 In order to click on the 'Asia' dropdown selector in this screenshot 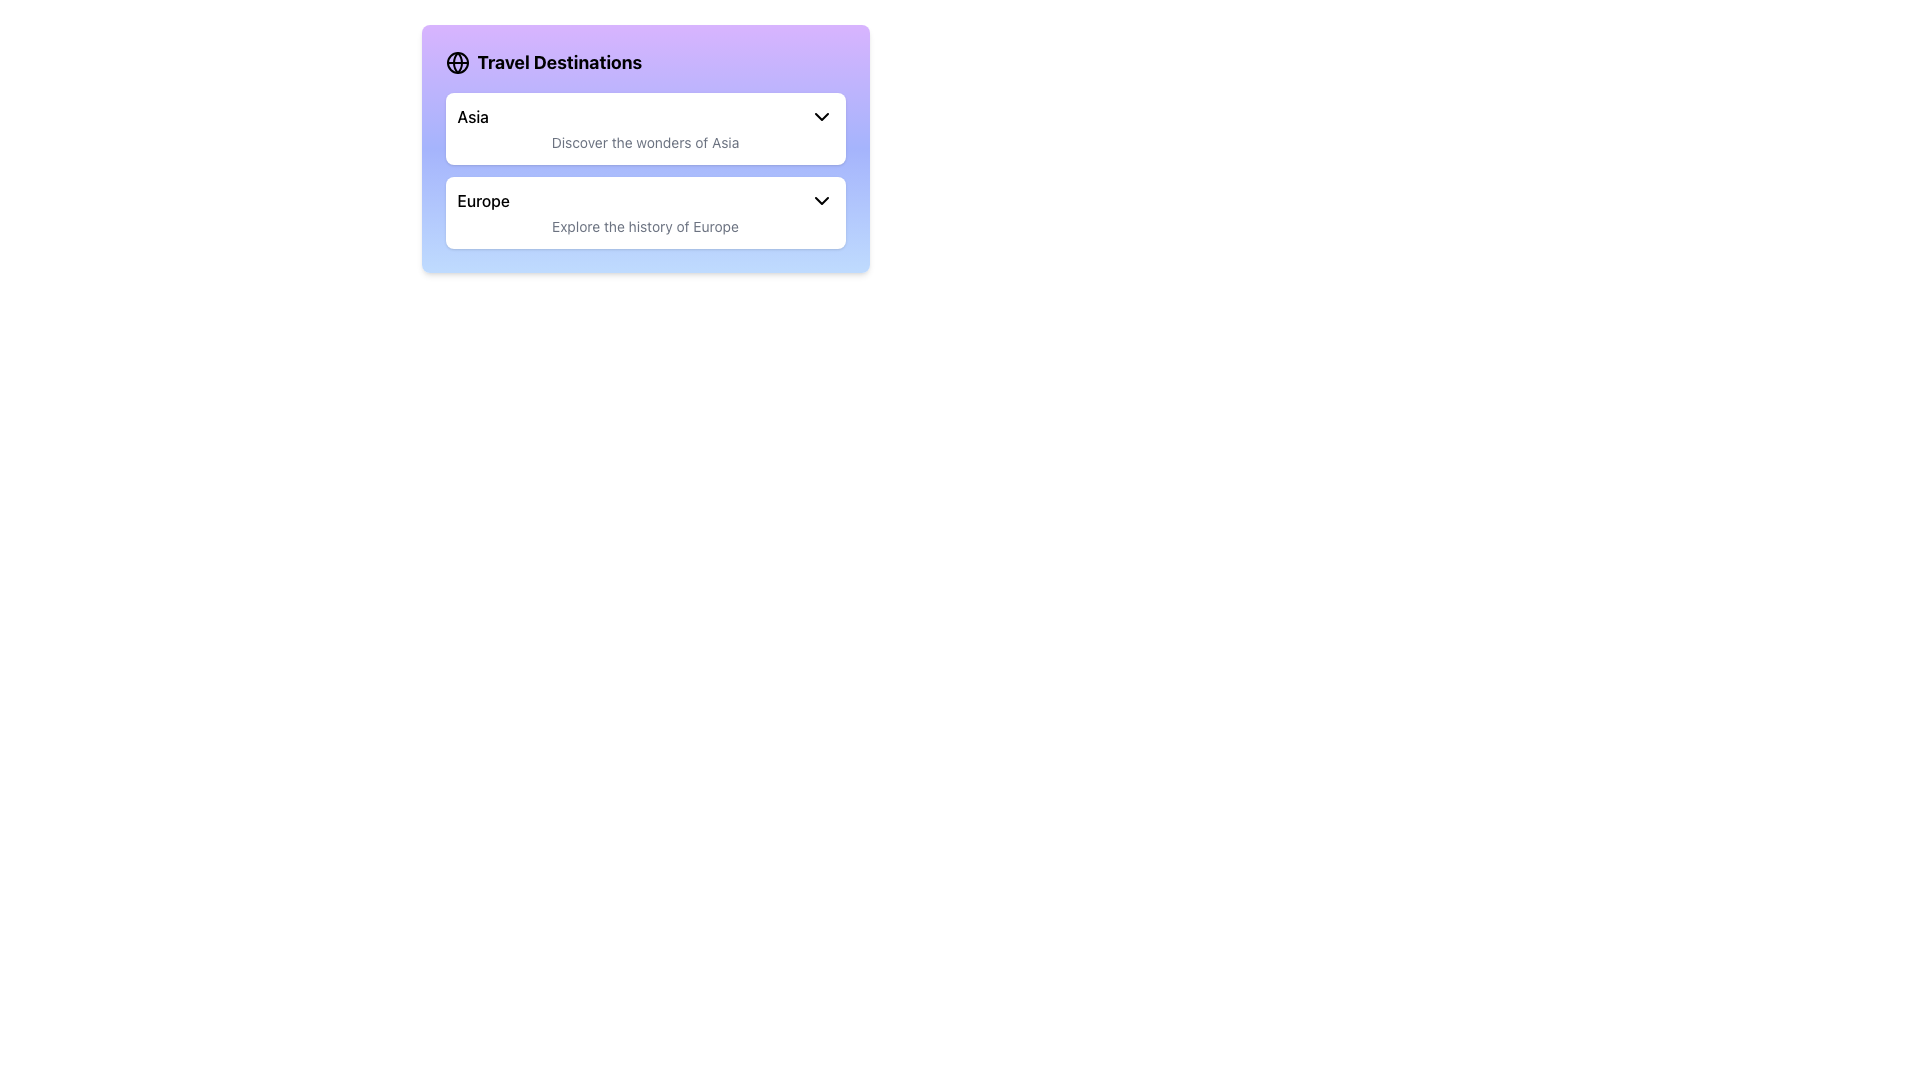, I will do `click(645, 116)`.